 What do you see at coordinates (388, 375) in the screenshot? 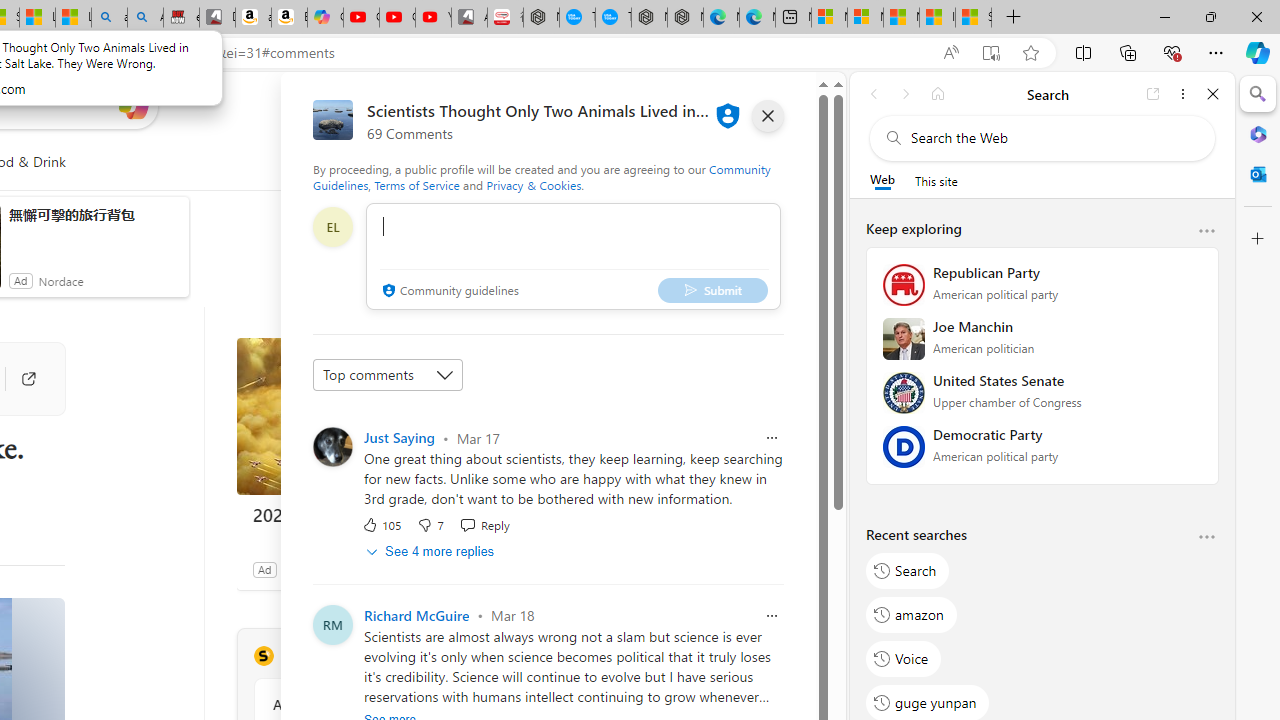
I see `'Sort comments by'` at bounding box center [388, 375].